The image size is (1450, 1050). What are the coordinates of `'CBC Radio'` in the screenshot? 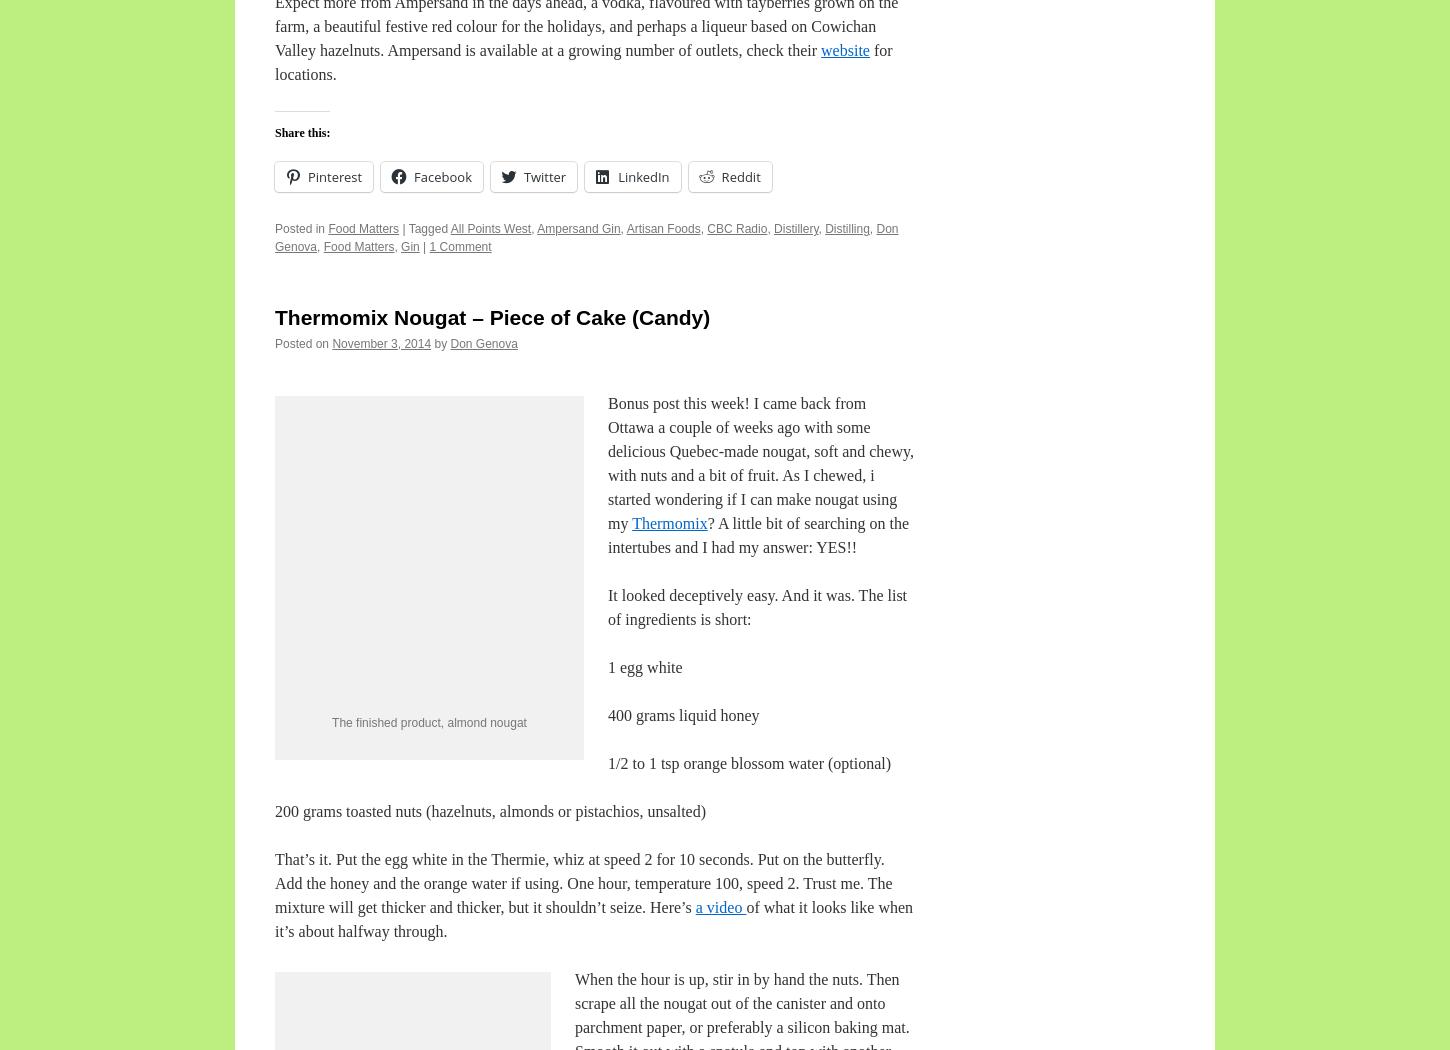 It's located at (737, 229).